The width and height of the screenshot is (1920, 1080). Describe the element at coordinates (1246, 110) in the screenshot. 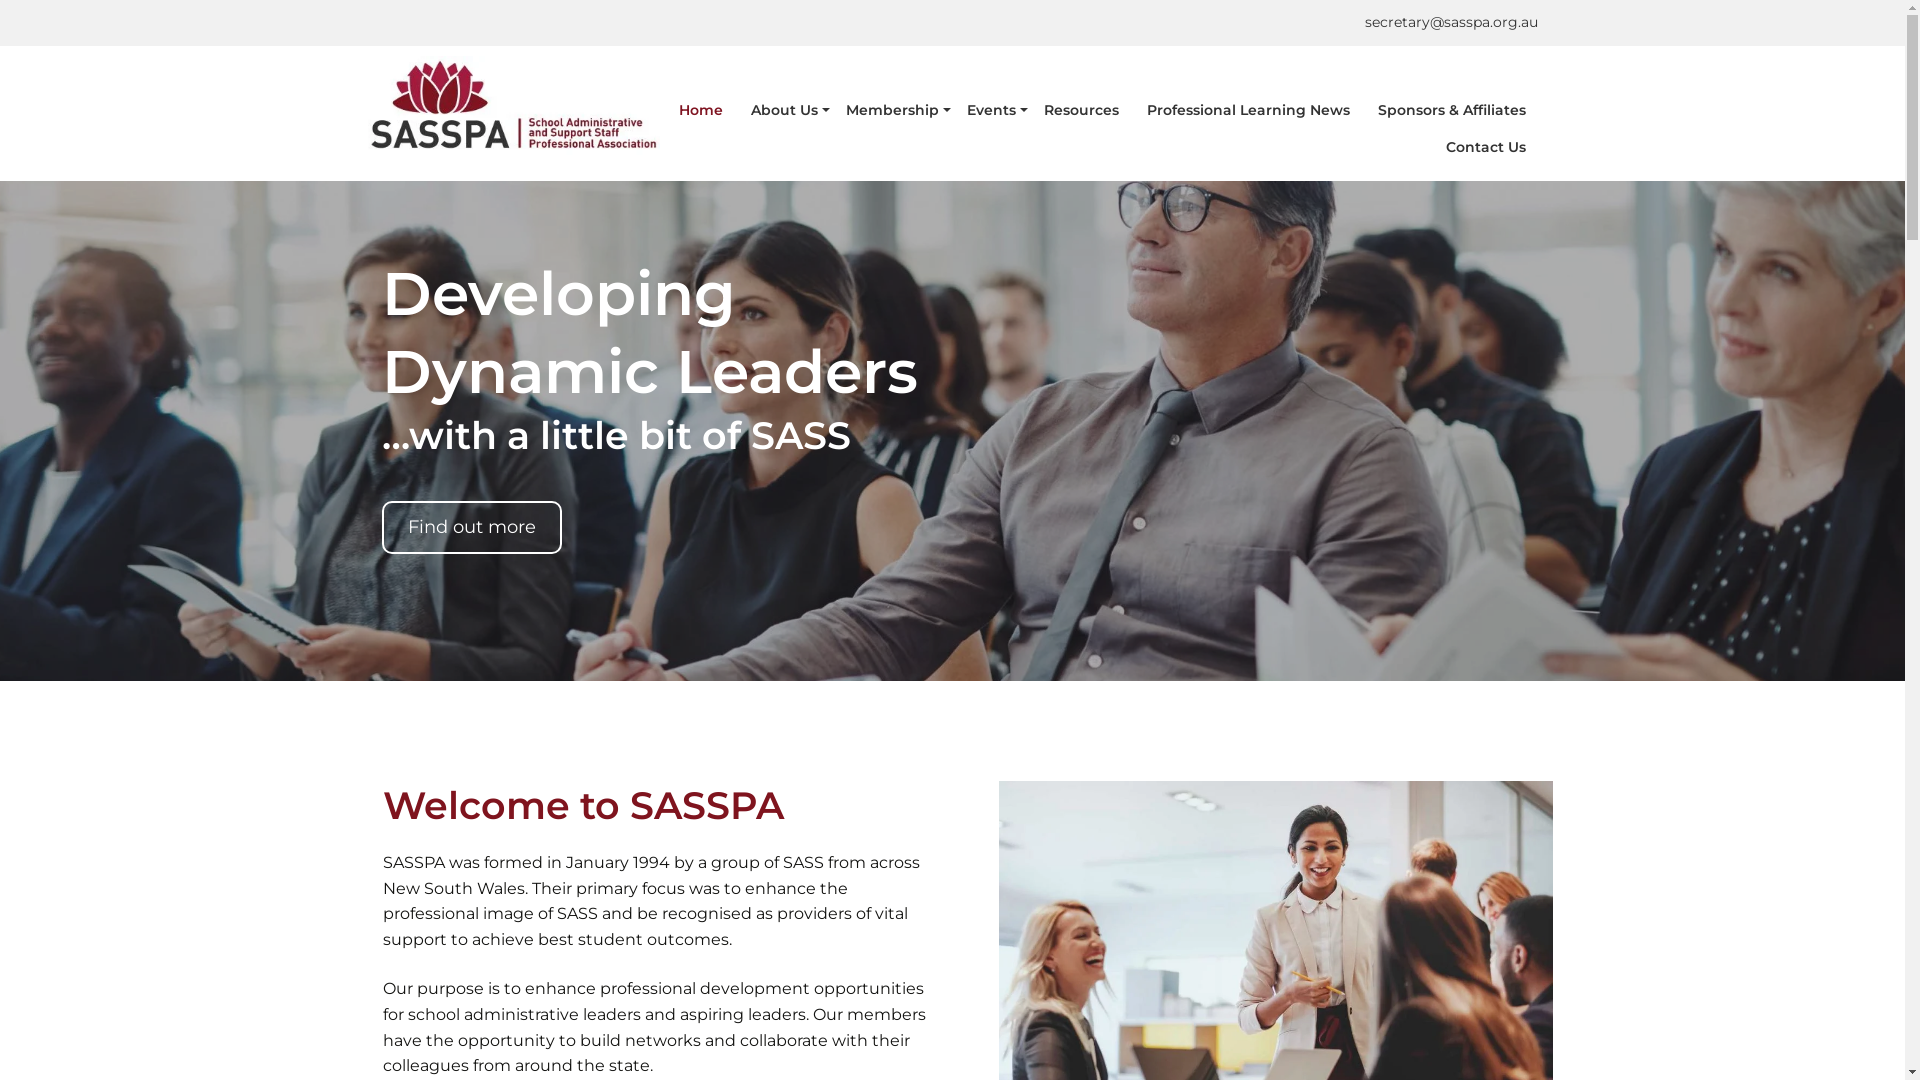

I see `'Professional Learning News'` at that location.